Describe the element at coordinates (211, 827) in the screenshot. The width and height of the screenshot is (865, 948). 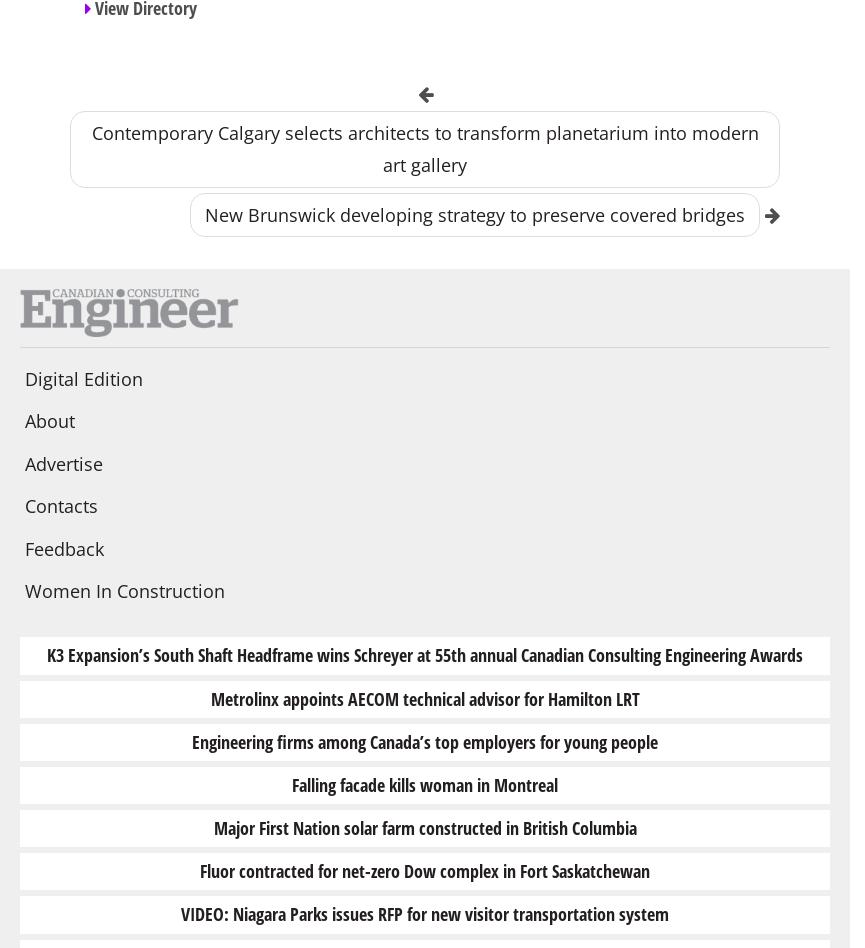
I see `'Major First Nation solar farm constructed in British Columbia'` at that location.